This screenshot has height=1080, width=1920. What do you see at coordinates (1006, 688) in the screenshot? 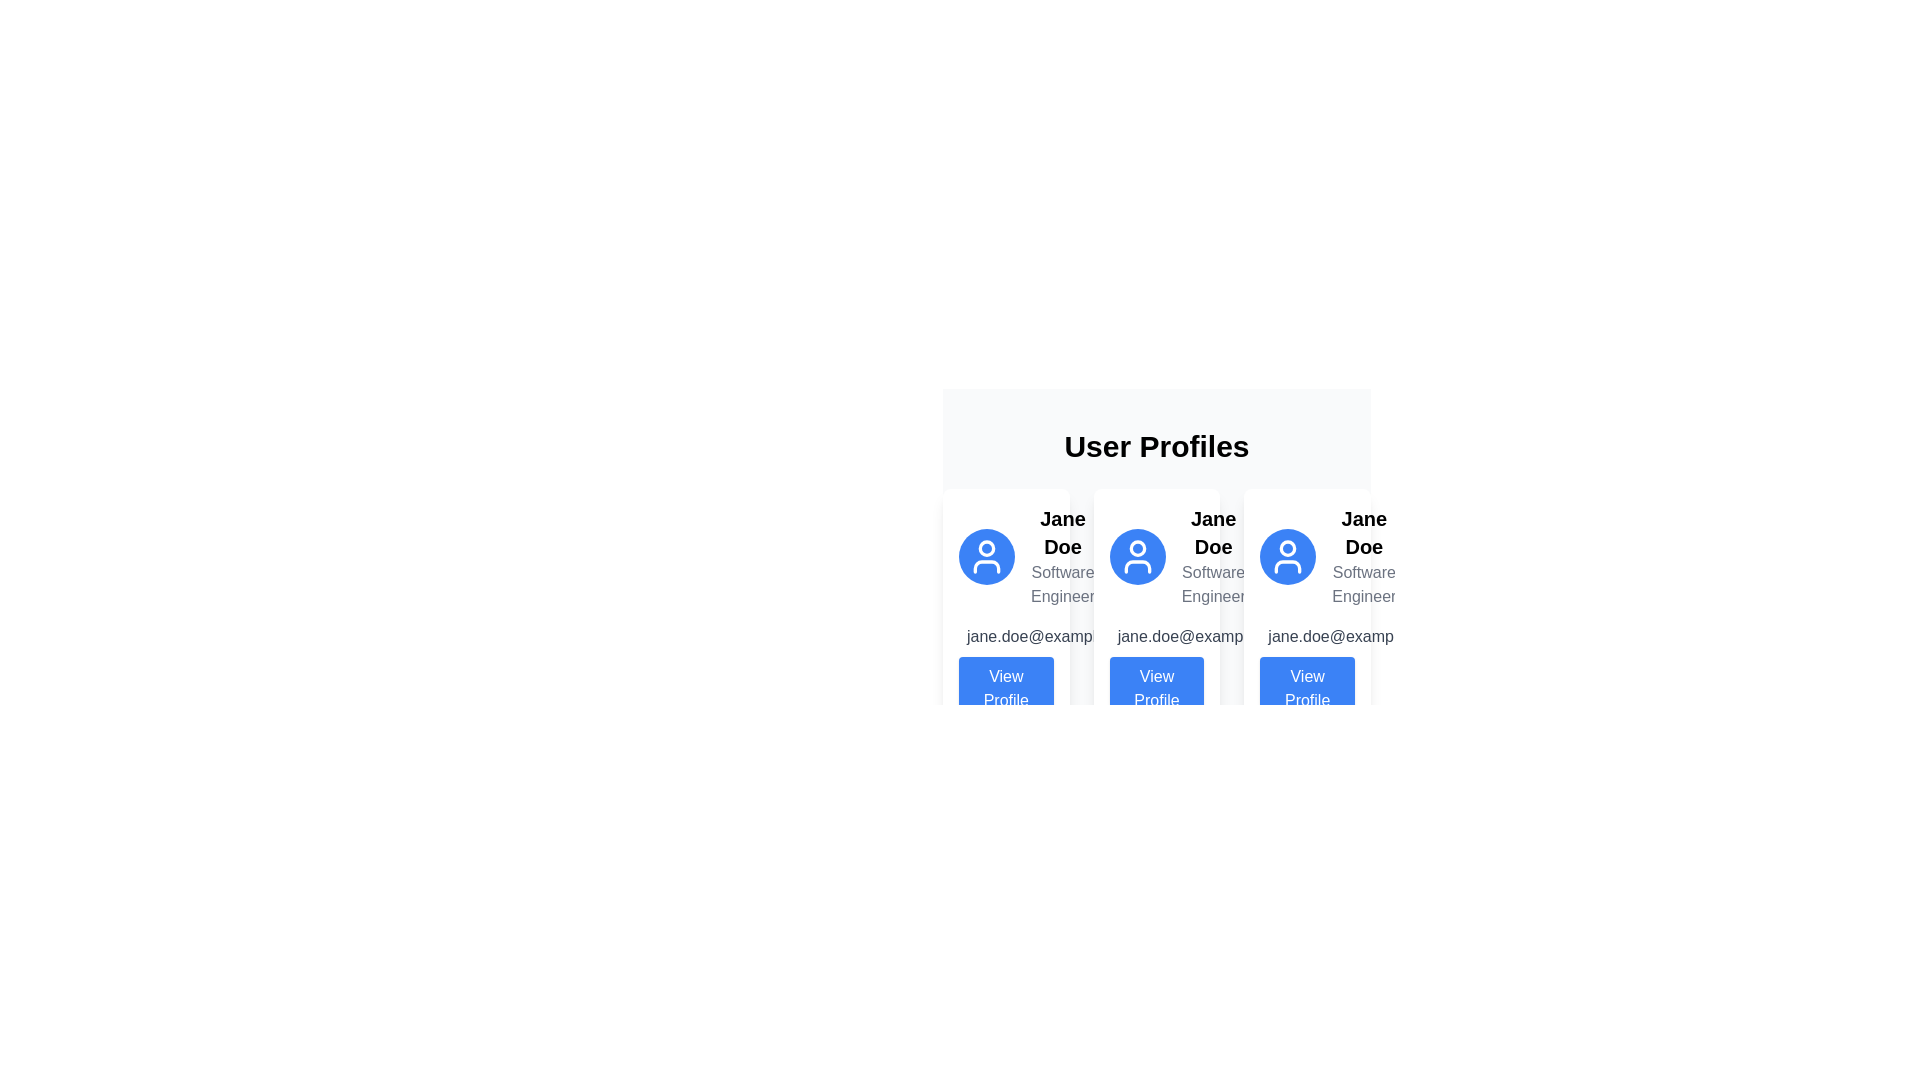
I see `the rectangular button with a blue background and white text reading 'View Profile' located at the bottom of the user profile card` at bounding box center [1006, 688].